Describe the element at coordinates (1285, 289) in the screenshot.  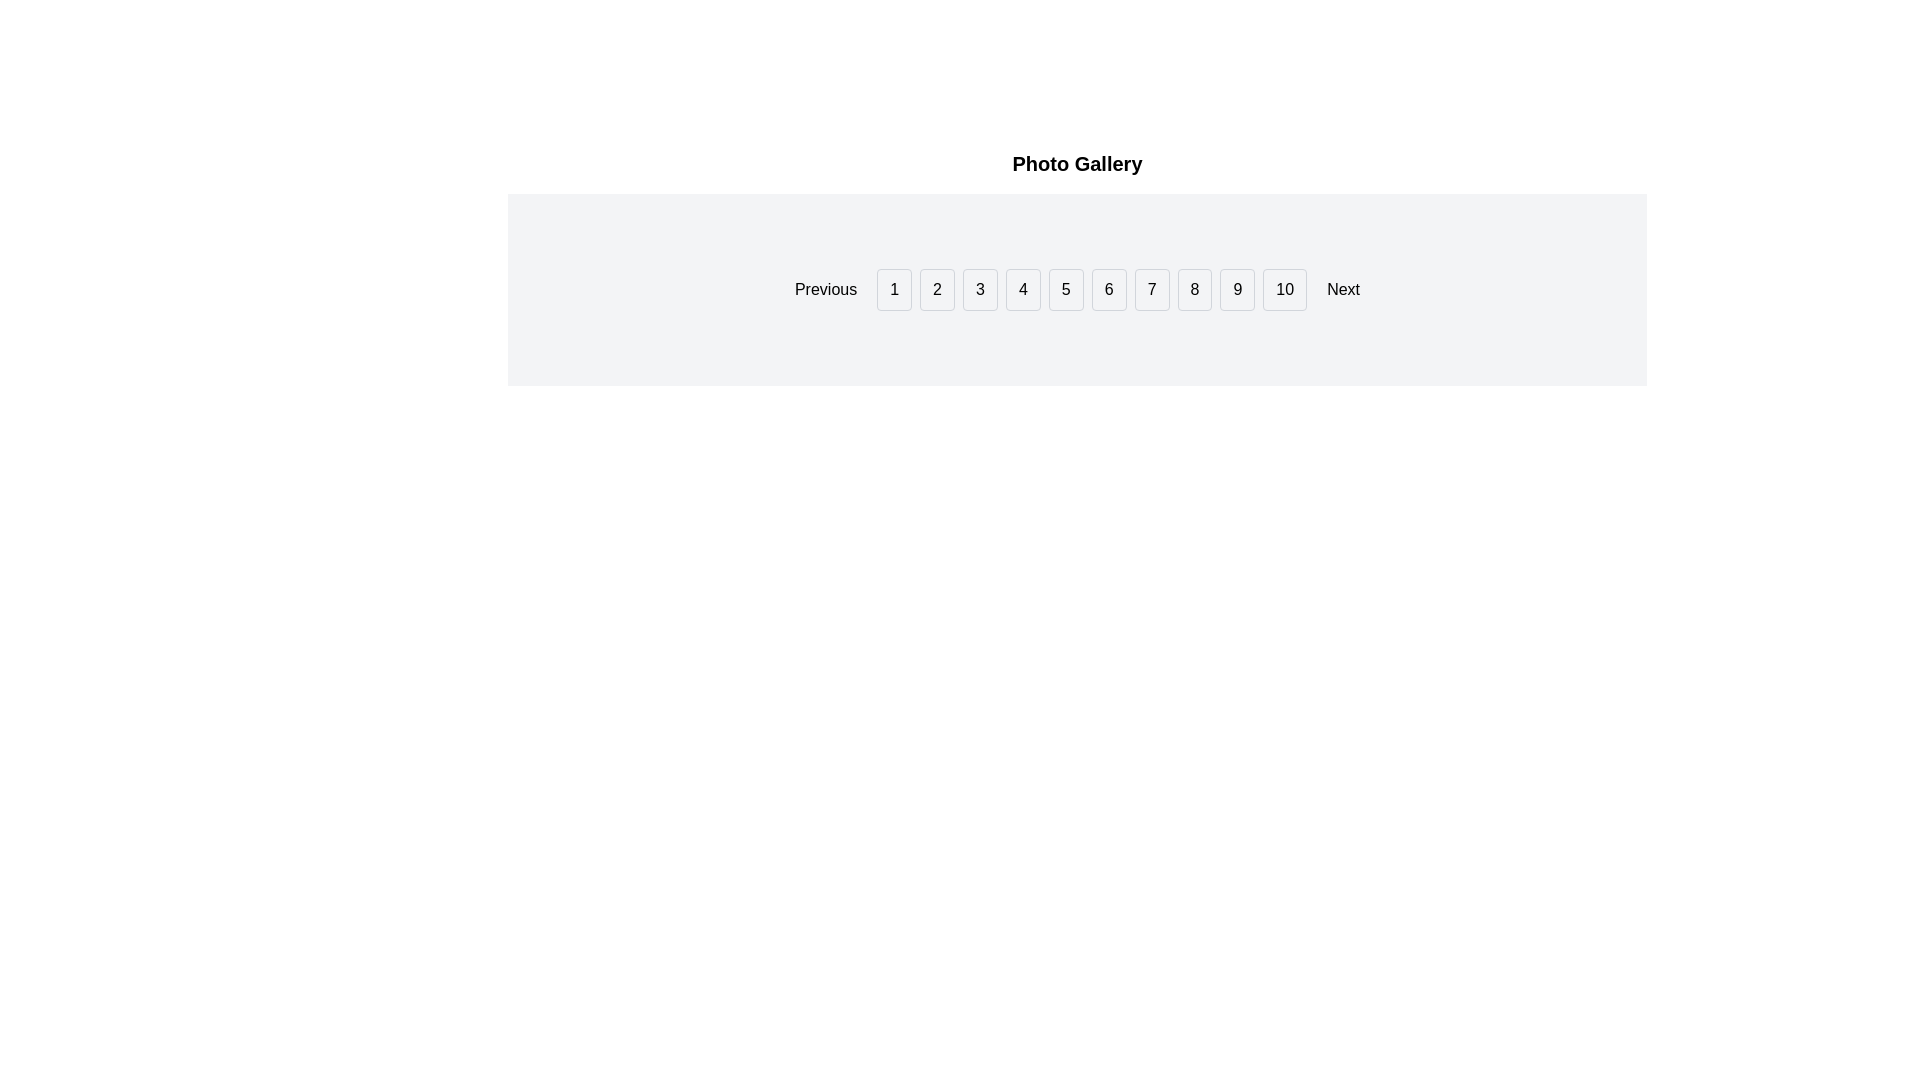
I see `the pagination control button labeled '10', which is the last button in a sequence of numbered buttons for navigating to the 10th page` at that location.